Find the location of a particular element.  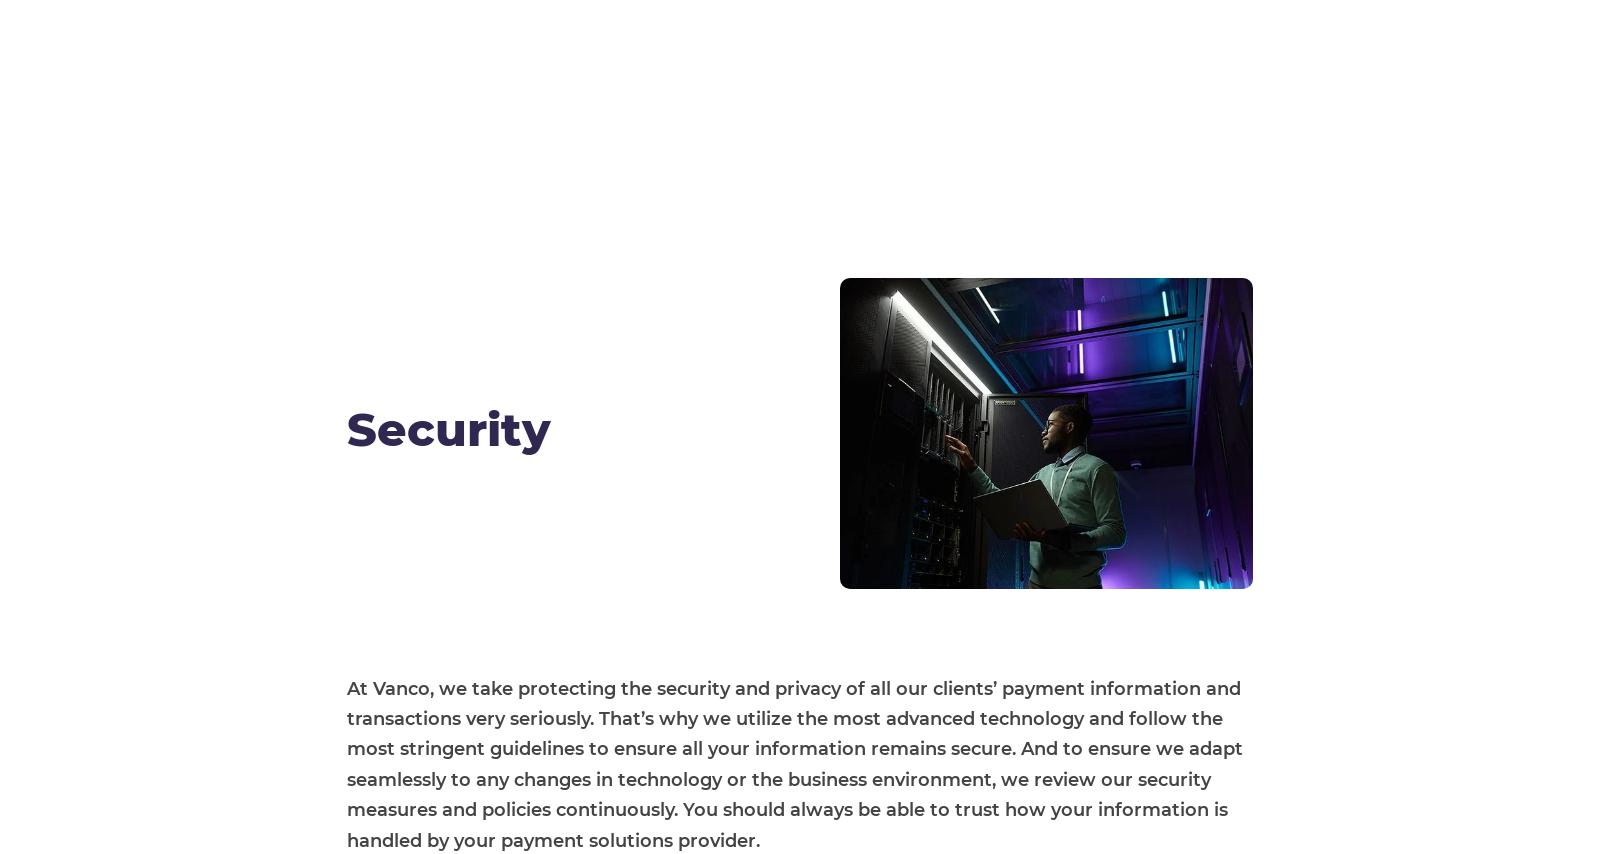

'400 Northridge Rd.' is located at coordinates (1018, 756).